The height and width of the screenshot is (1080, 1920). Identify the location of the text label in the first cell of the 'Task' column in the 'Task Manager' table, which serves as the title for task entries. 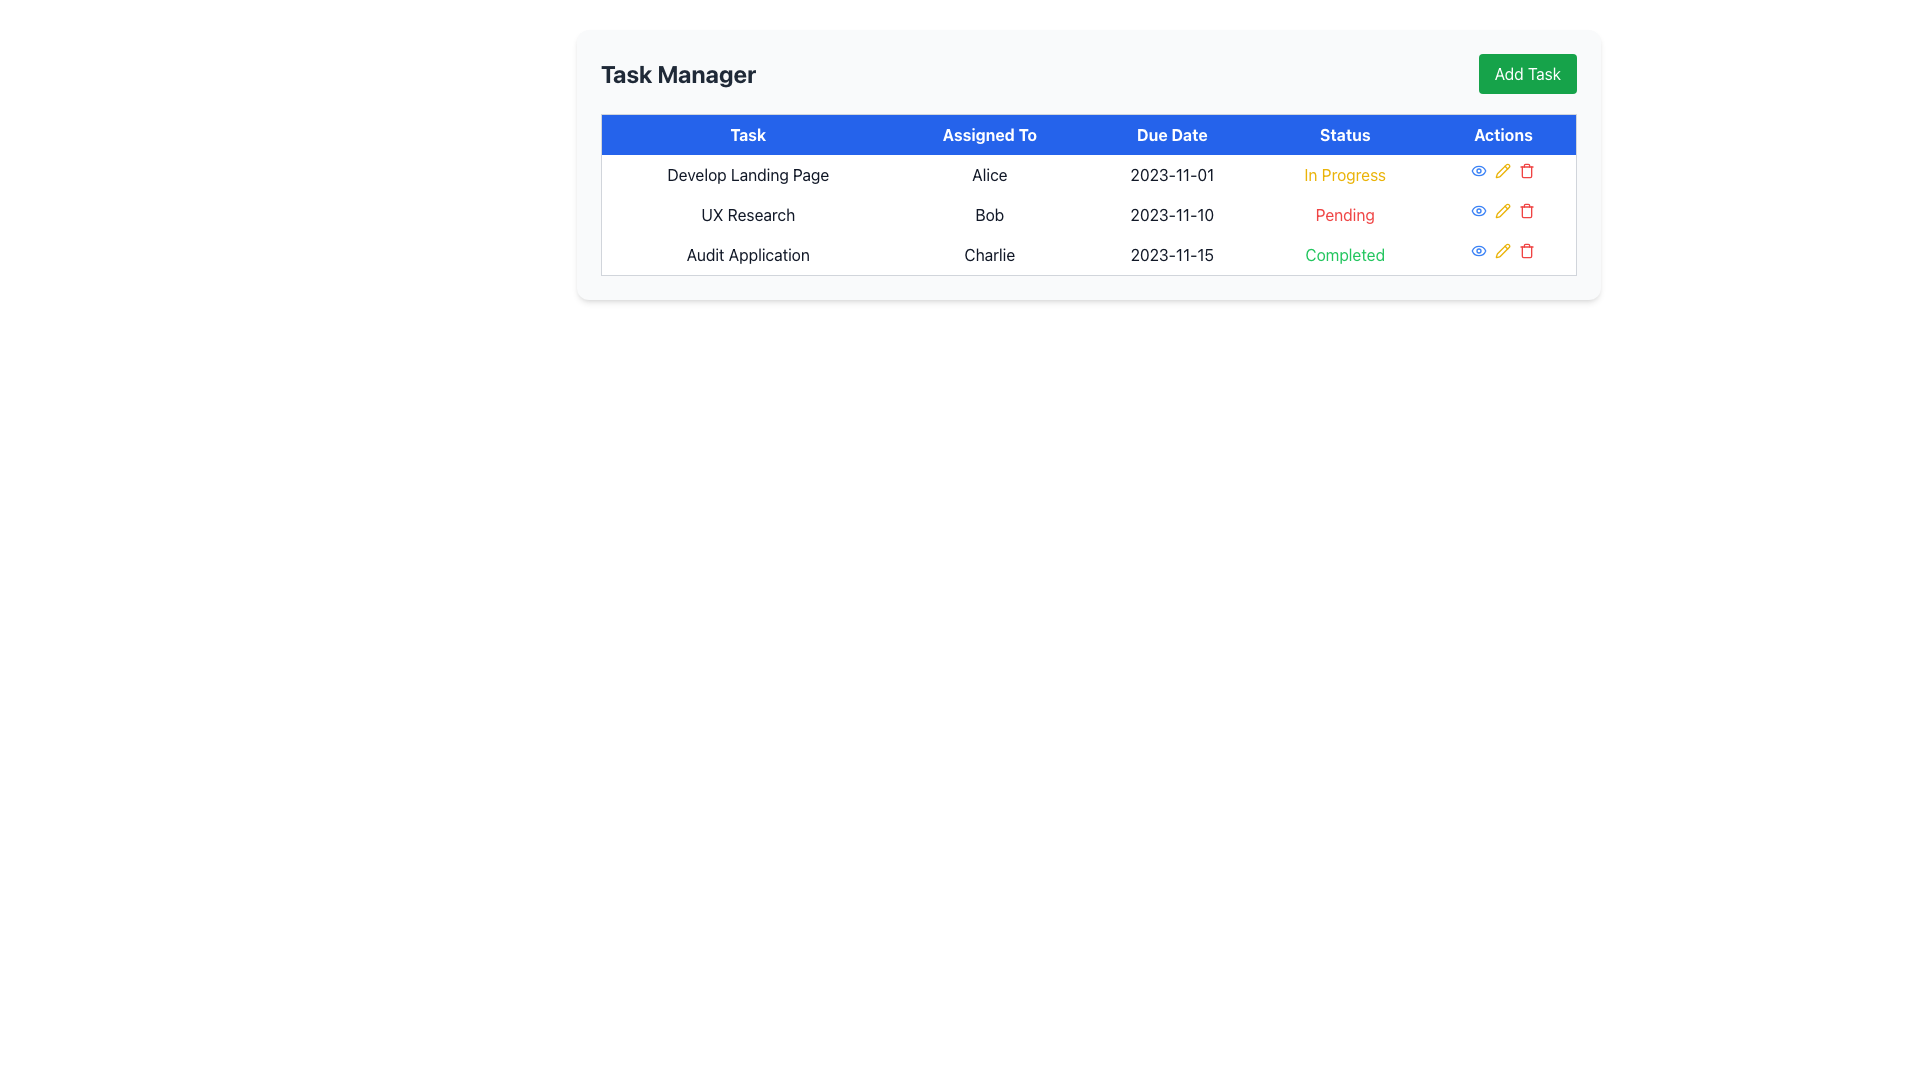
(747, 173).